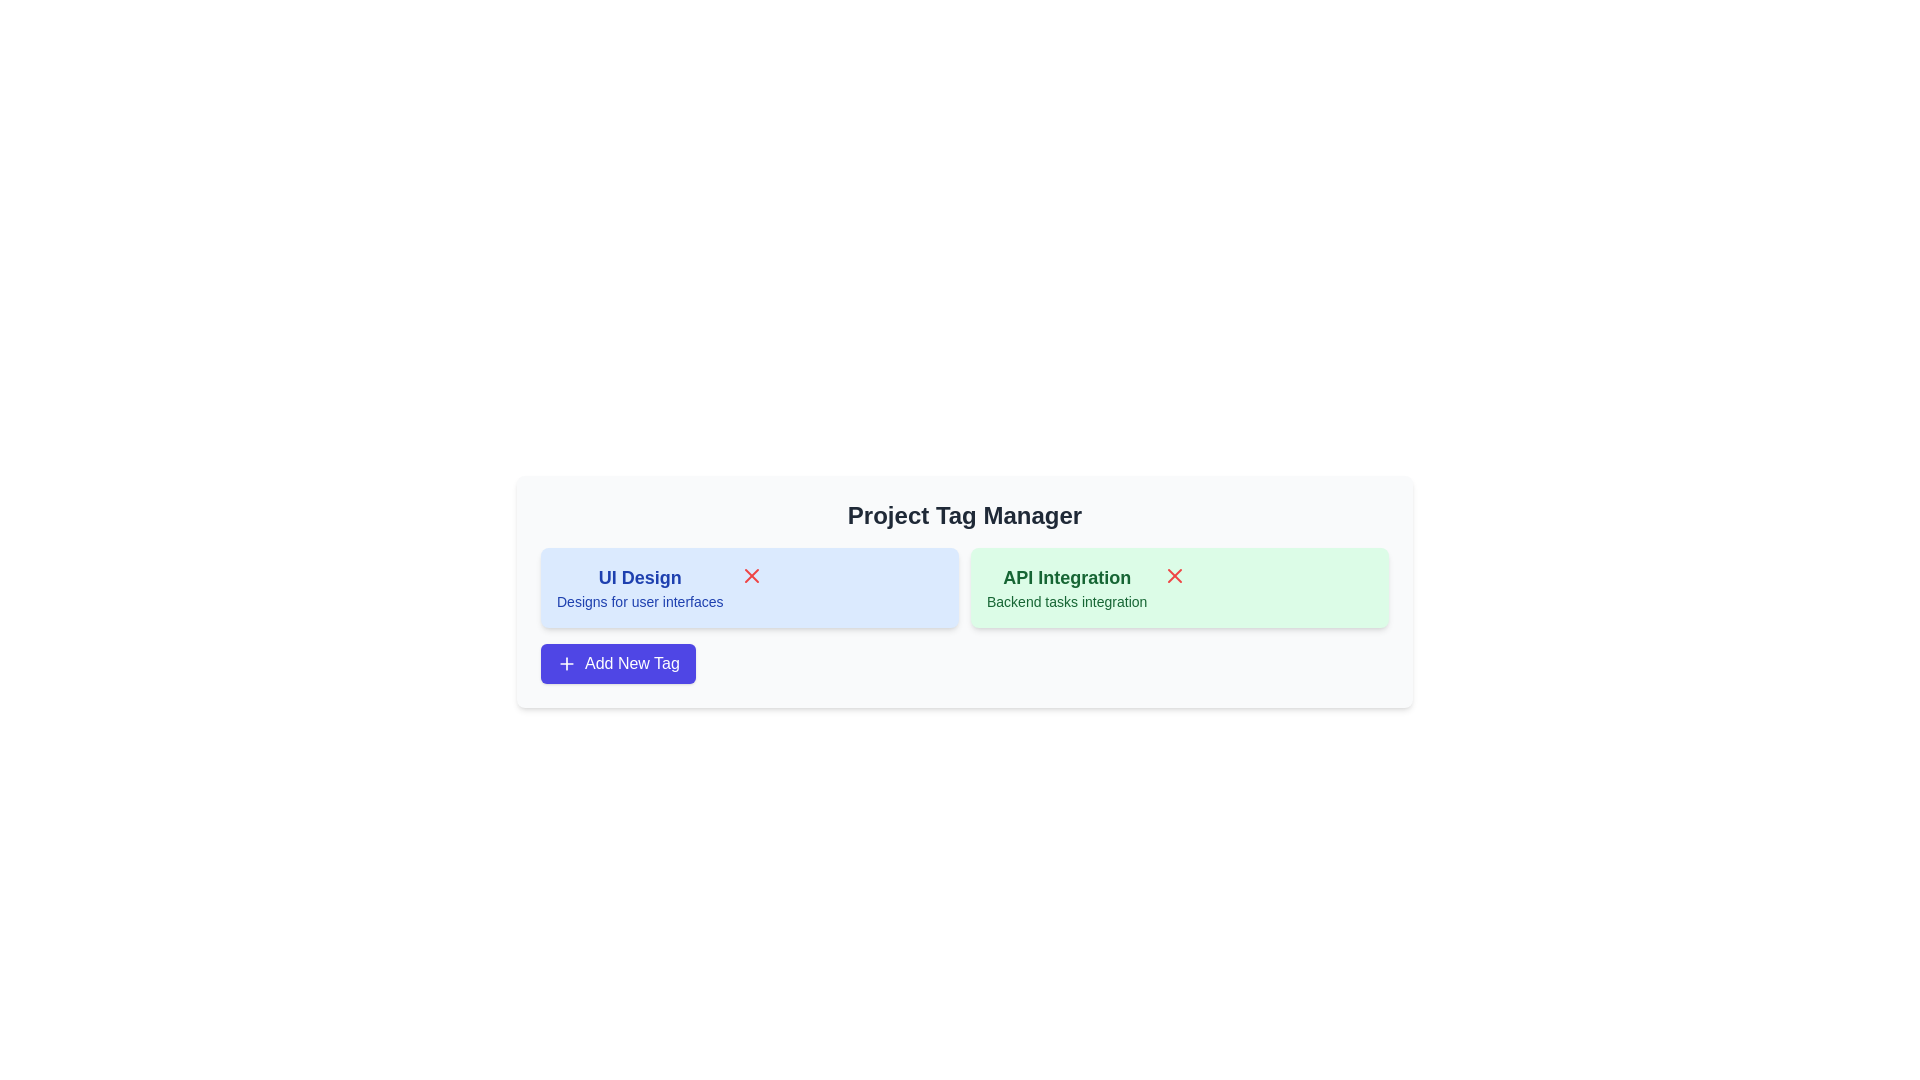 The height and width of the screenshot is (1080, 1920). I want to click on the 'API Integration' text label located within the rightmost green tag block, which is above the 'Backend tasks integration' text, so click(1066, 578).